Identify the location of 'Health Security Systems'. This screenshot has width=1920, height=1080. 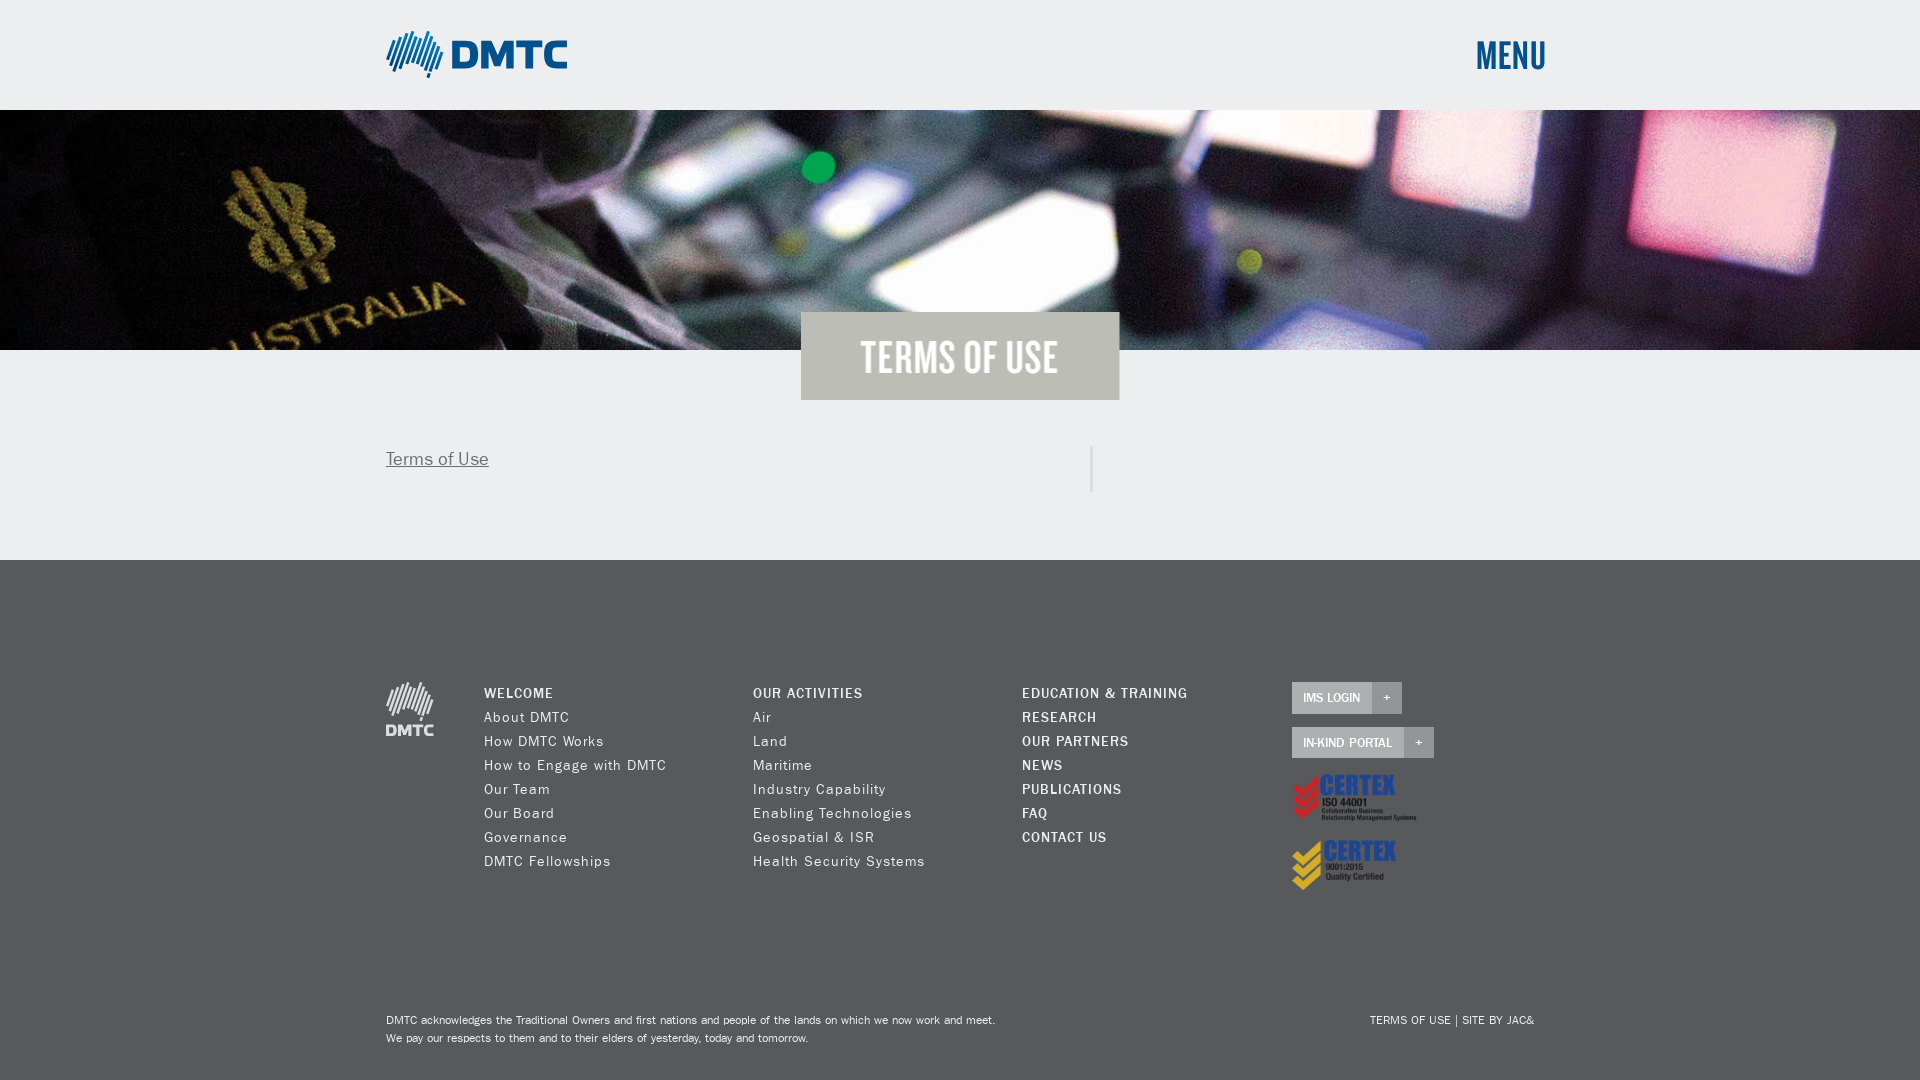
(839, 860).